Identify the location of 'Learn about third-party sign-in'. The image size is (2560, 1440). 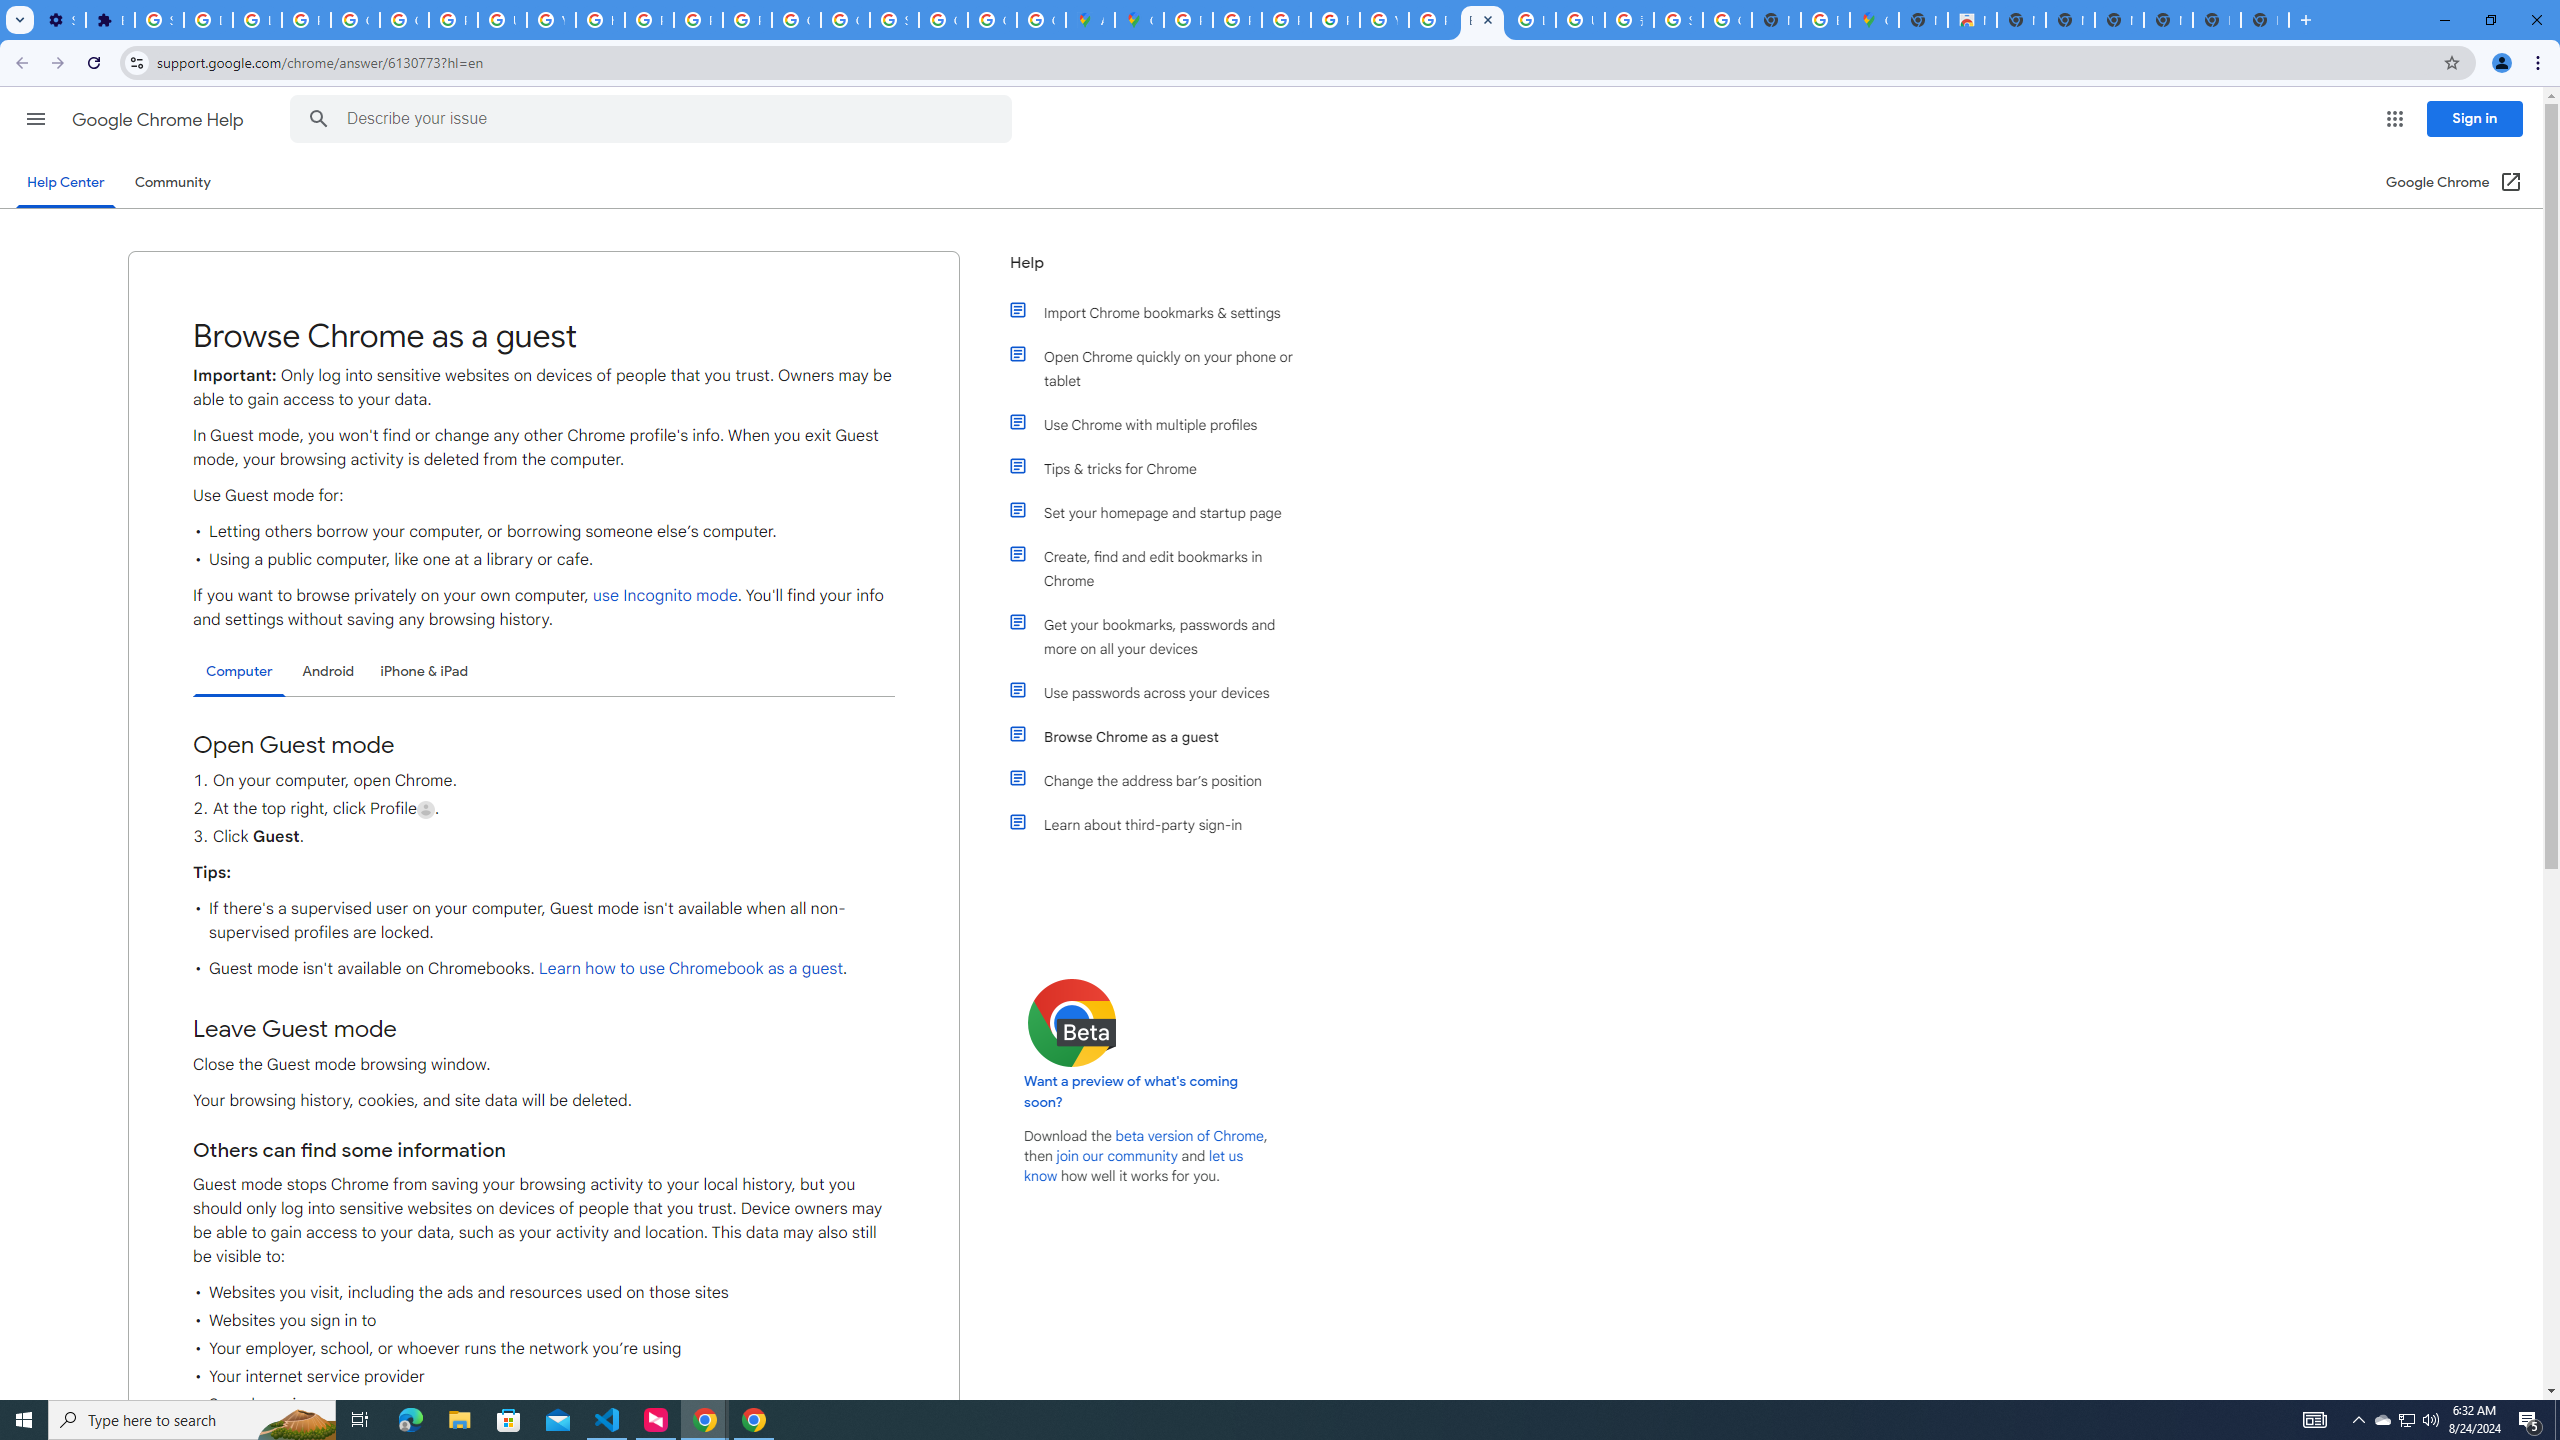
(1162, 824).